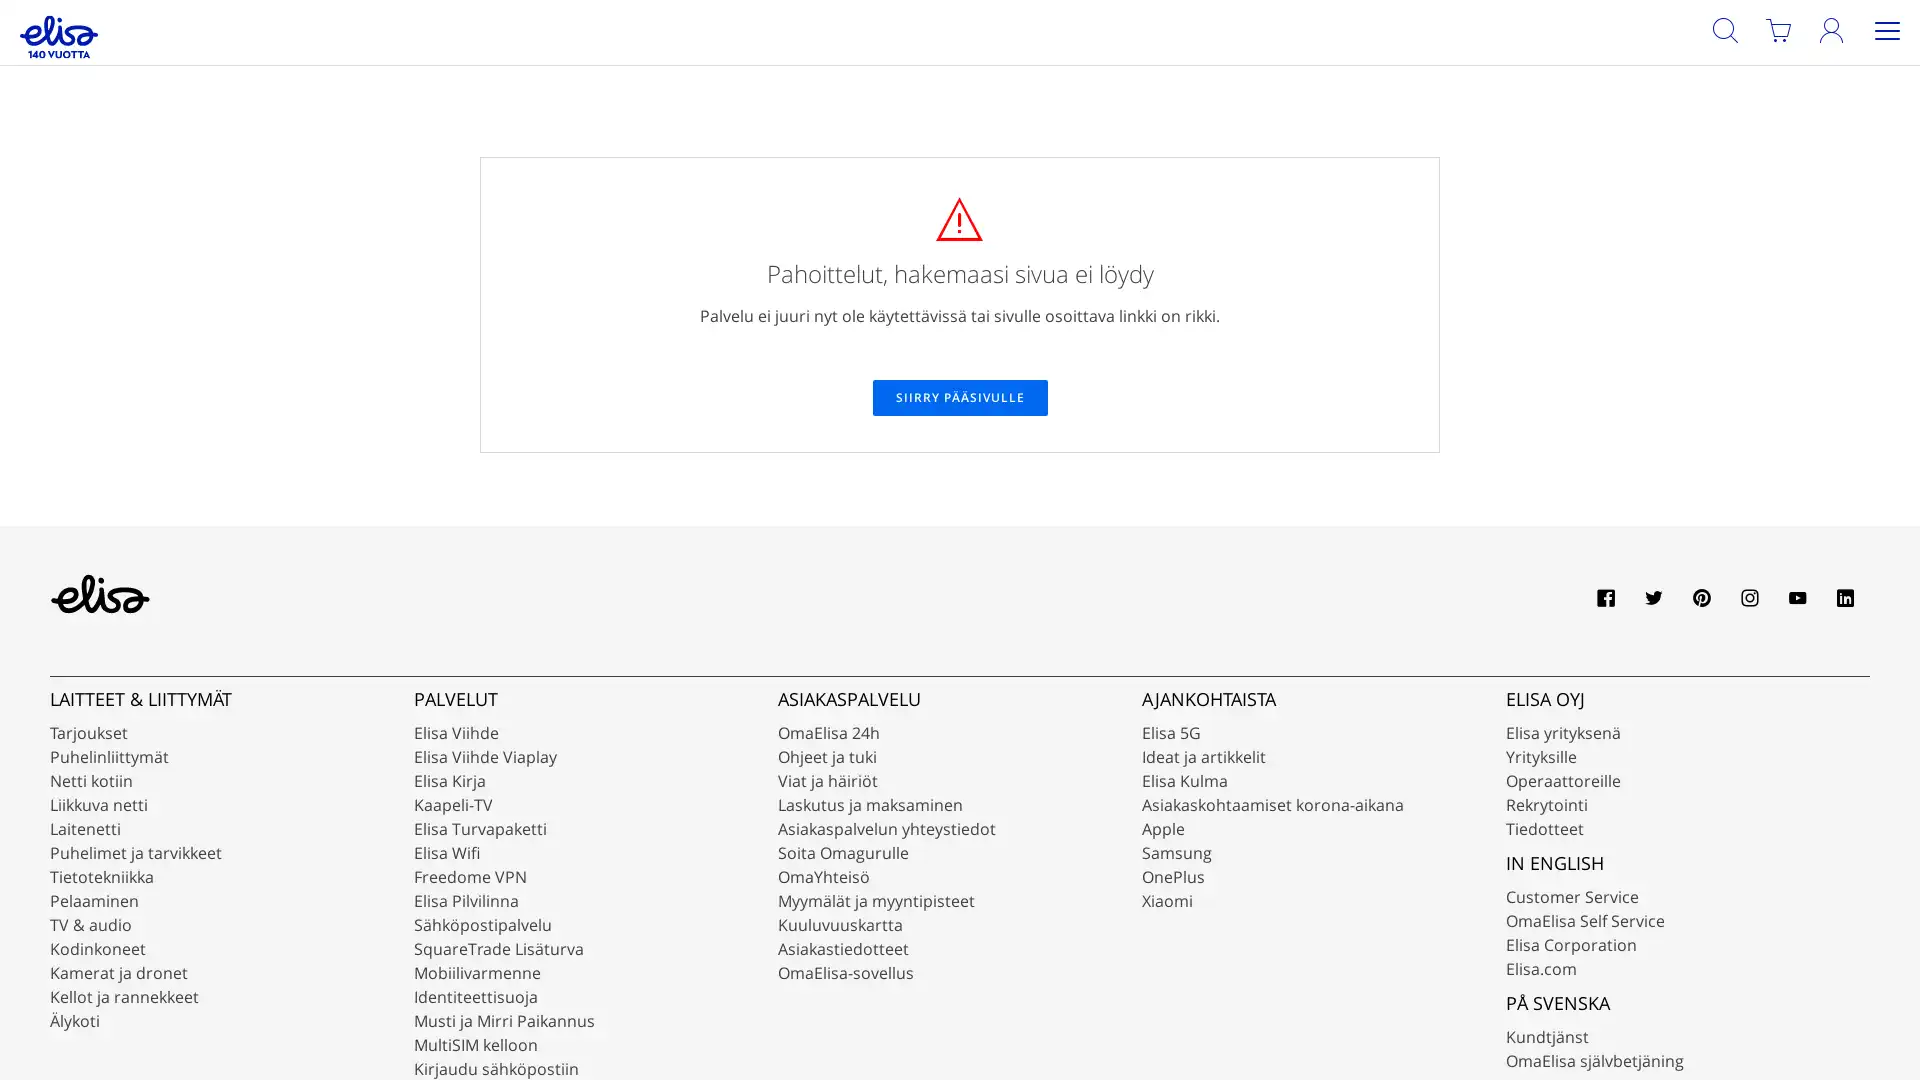  I want to click on HYVAKSY KAIKKI, so click(1814, 1009).